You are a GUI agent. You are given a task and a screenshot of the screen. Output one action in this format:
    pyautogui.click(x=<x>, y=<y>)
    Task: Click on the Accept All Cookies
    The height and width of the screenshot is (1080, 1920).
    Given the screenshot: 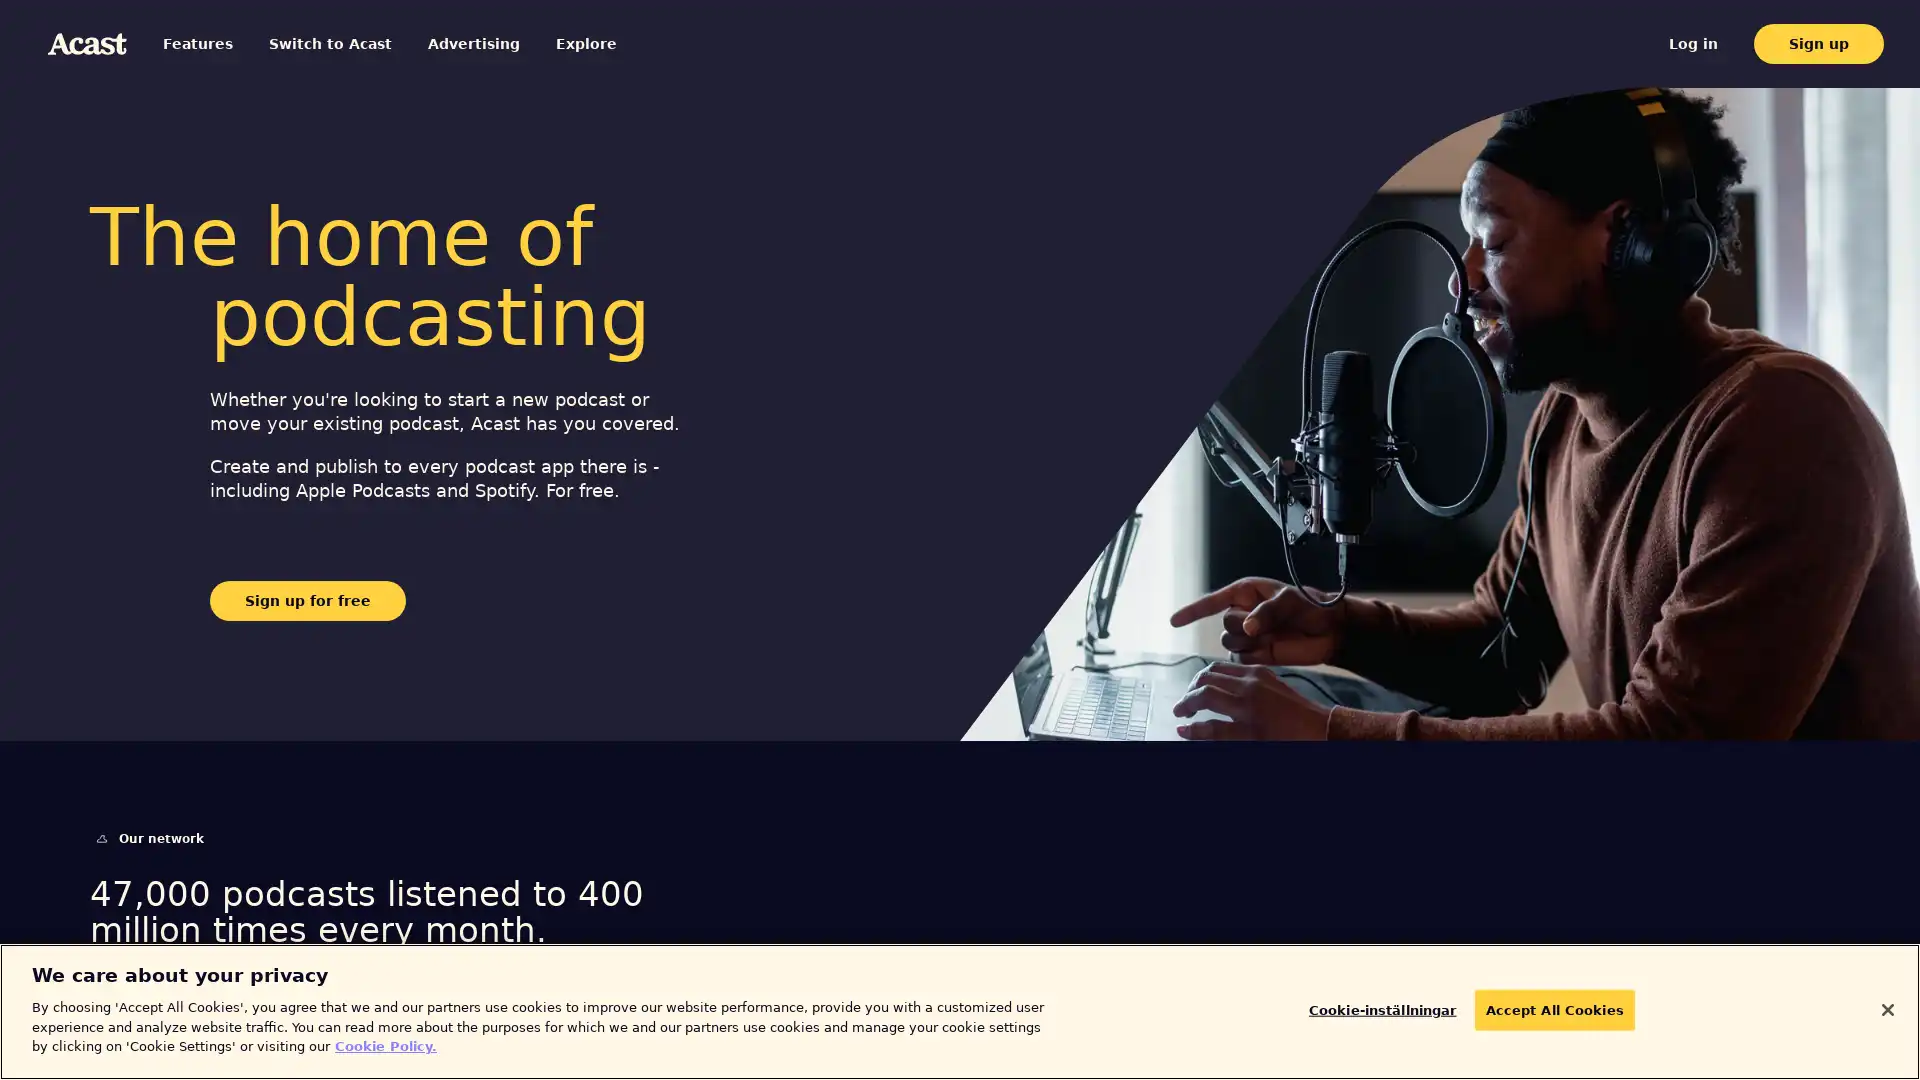 What is the action you would take?
    pyautogui.click(x=1541, y=1010)
    